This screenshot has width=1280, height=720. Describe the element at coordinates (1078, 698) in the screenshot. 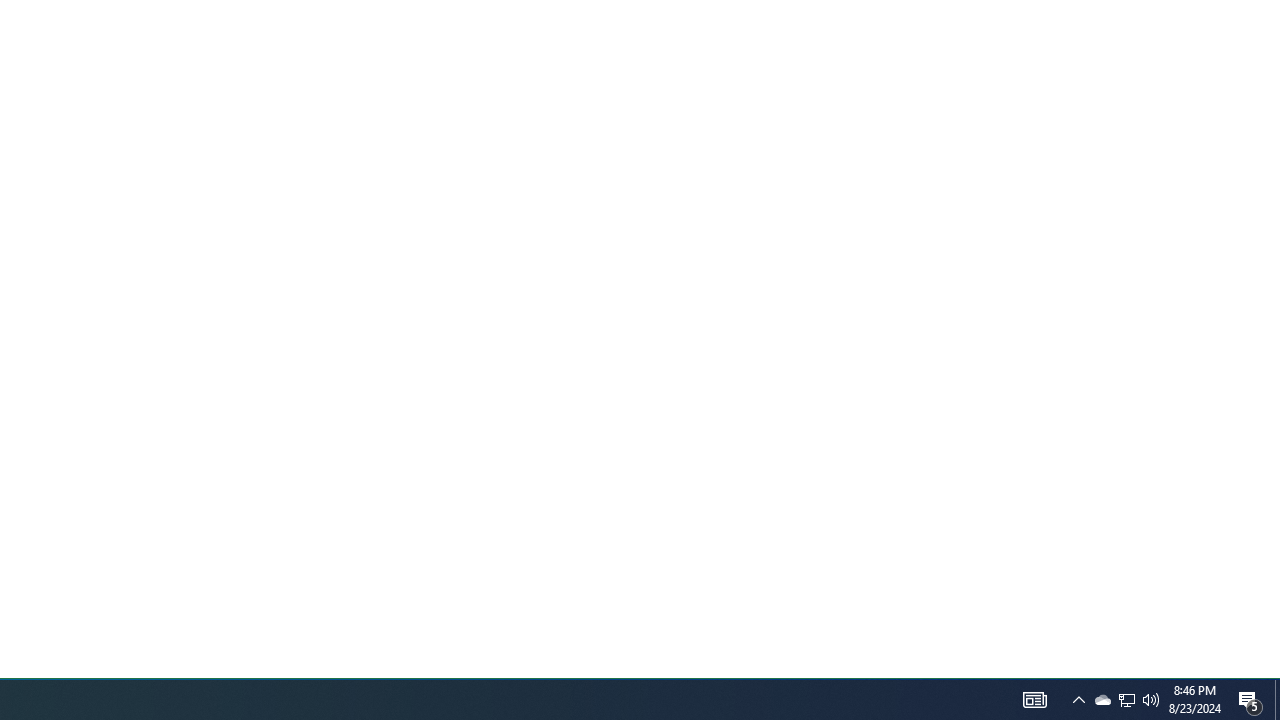

I see `'Notification Chevron'` at that location.